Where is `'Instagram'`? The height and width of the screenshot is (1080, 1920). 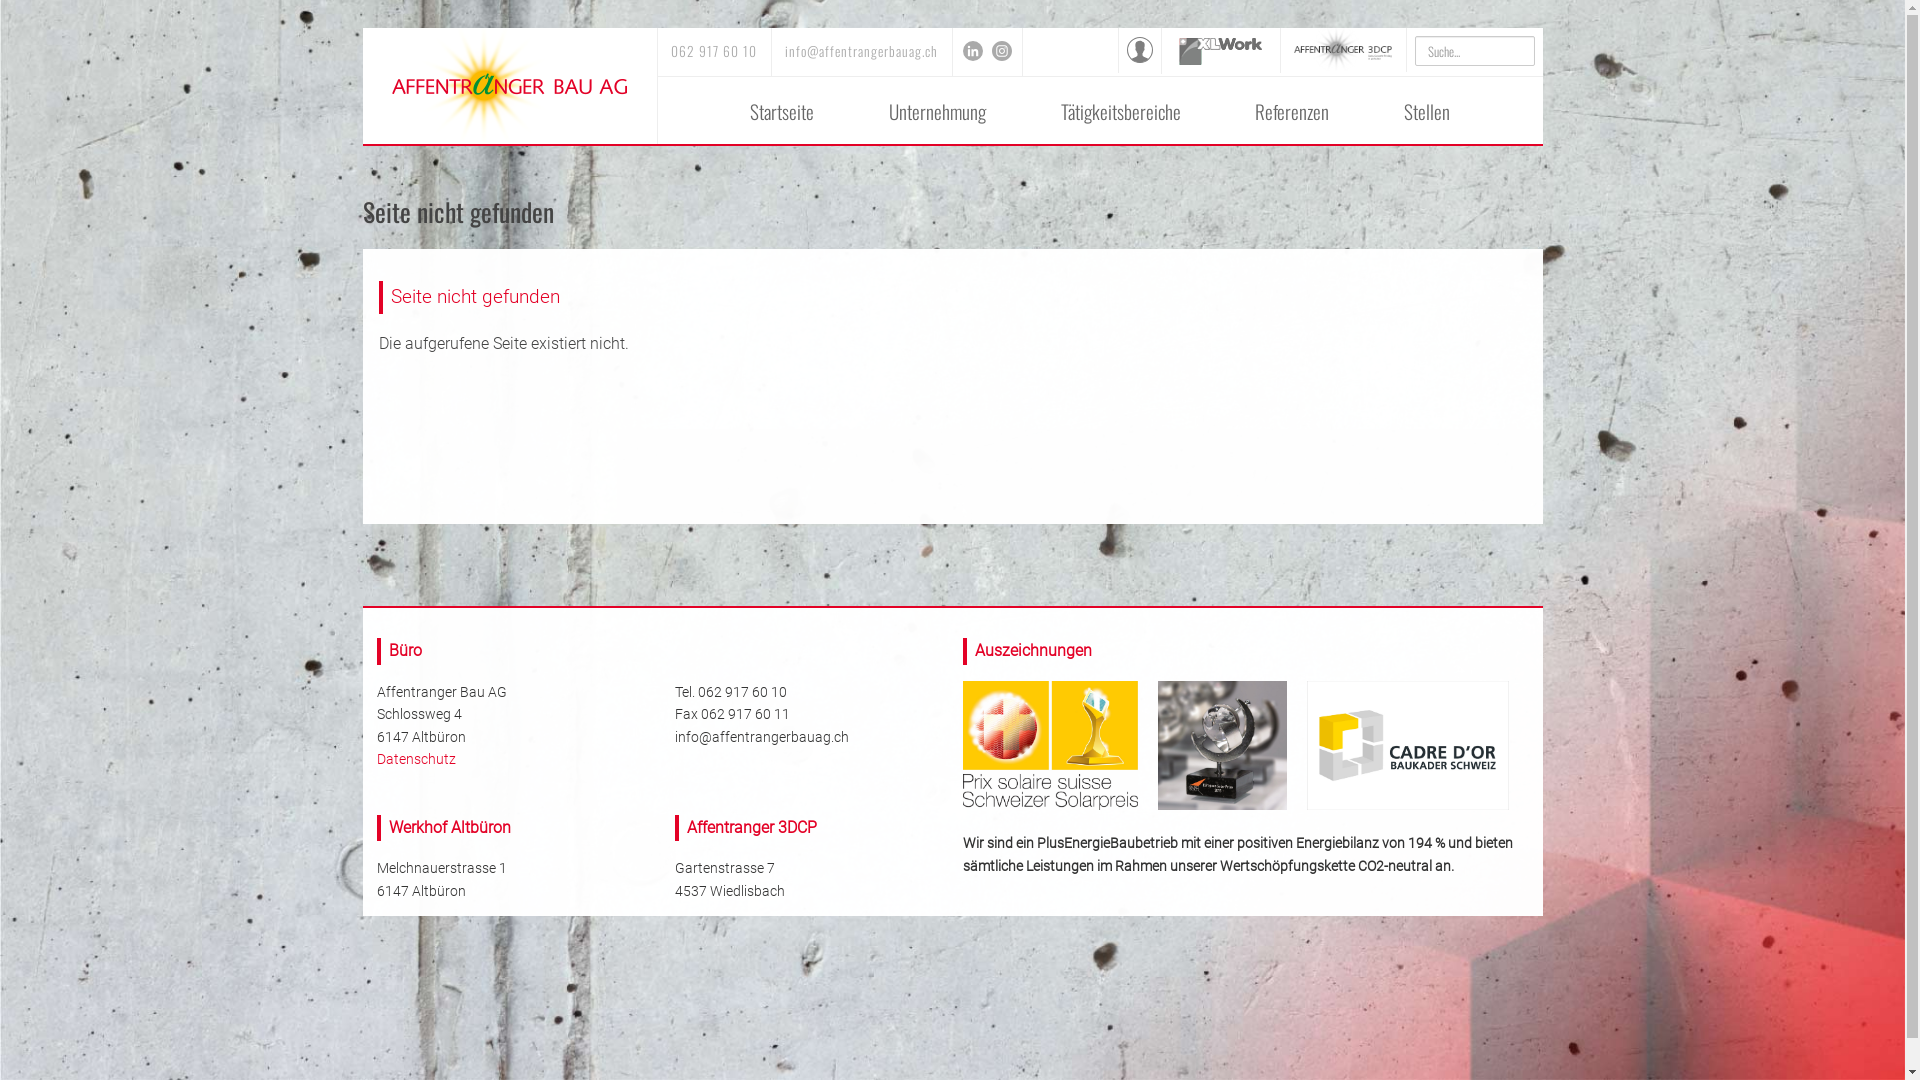
'Instagram' is located at coordinates (999, 50).